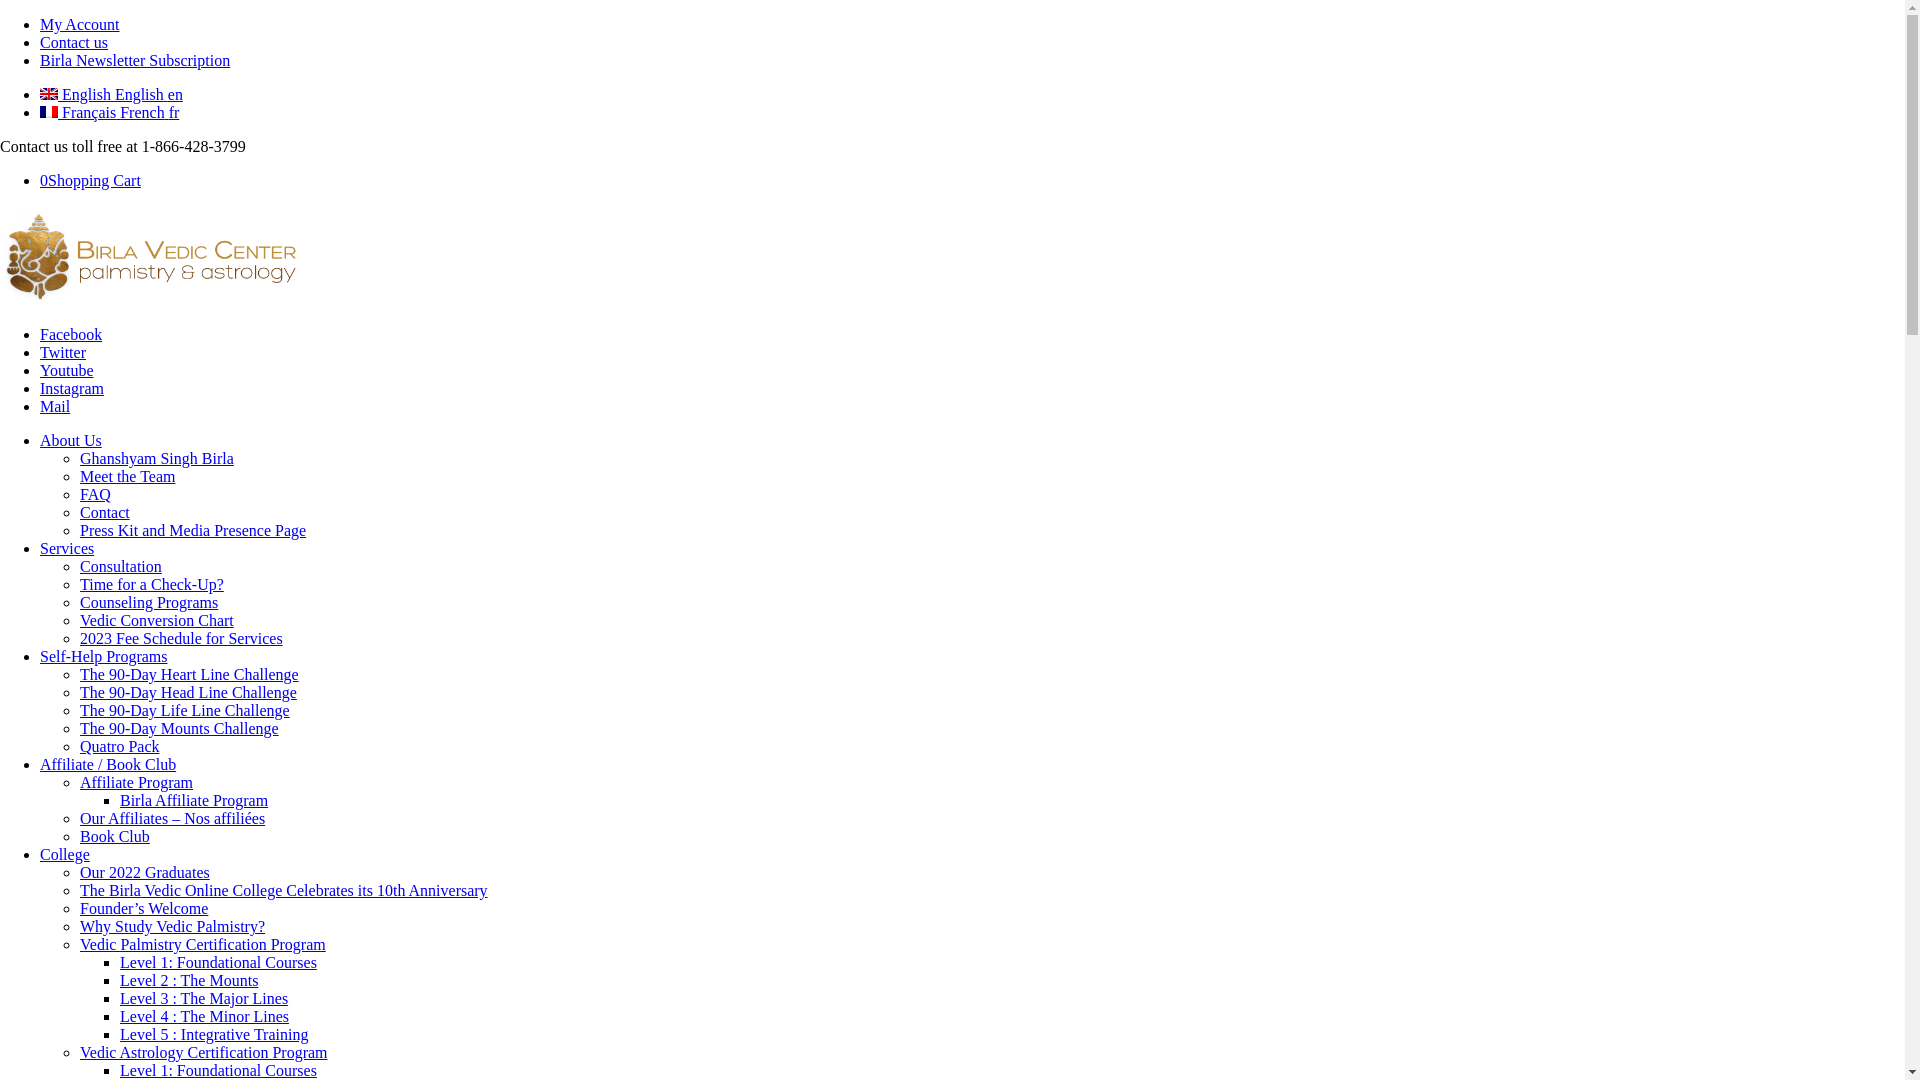 This screenshot has width=1920, height=1080. What do you see at coordinates (185, 709) in the screenshot?
I see `'The 90-Day Life Line Challenge'` at bounding box center [185, 709].